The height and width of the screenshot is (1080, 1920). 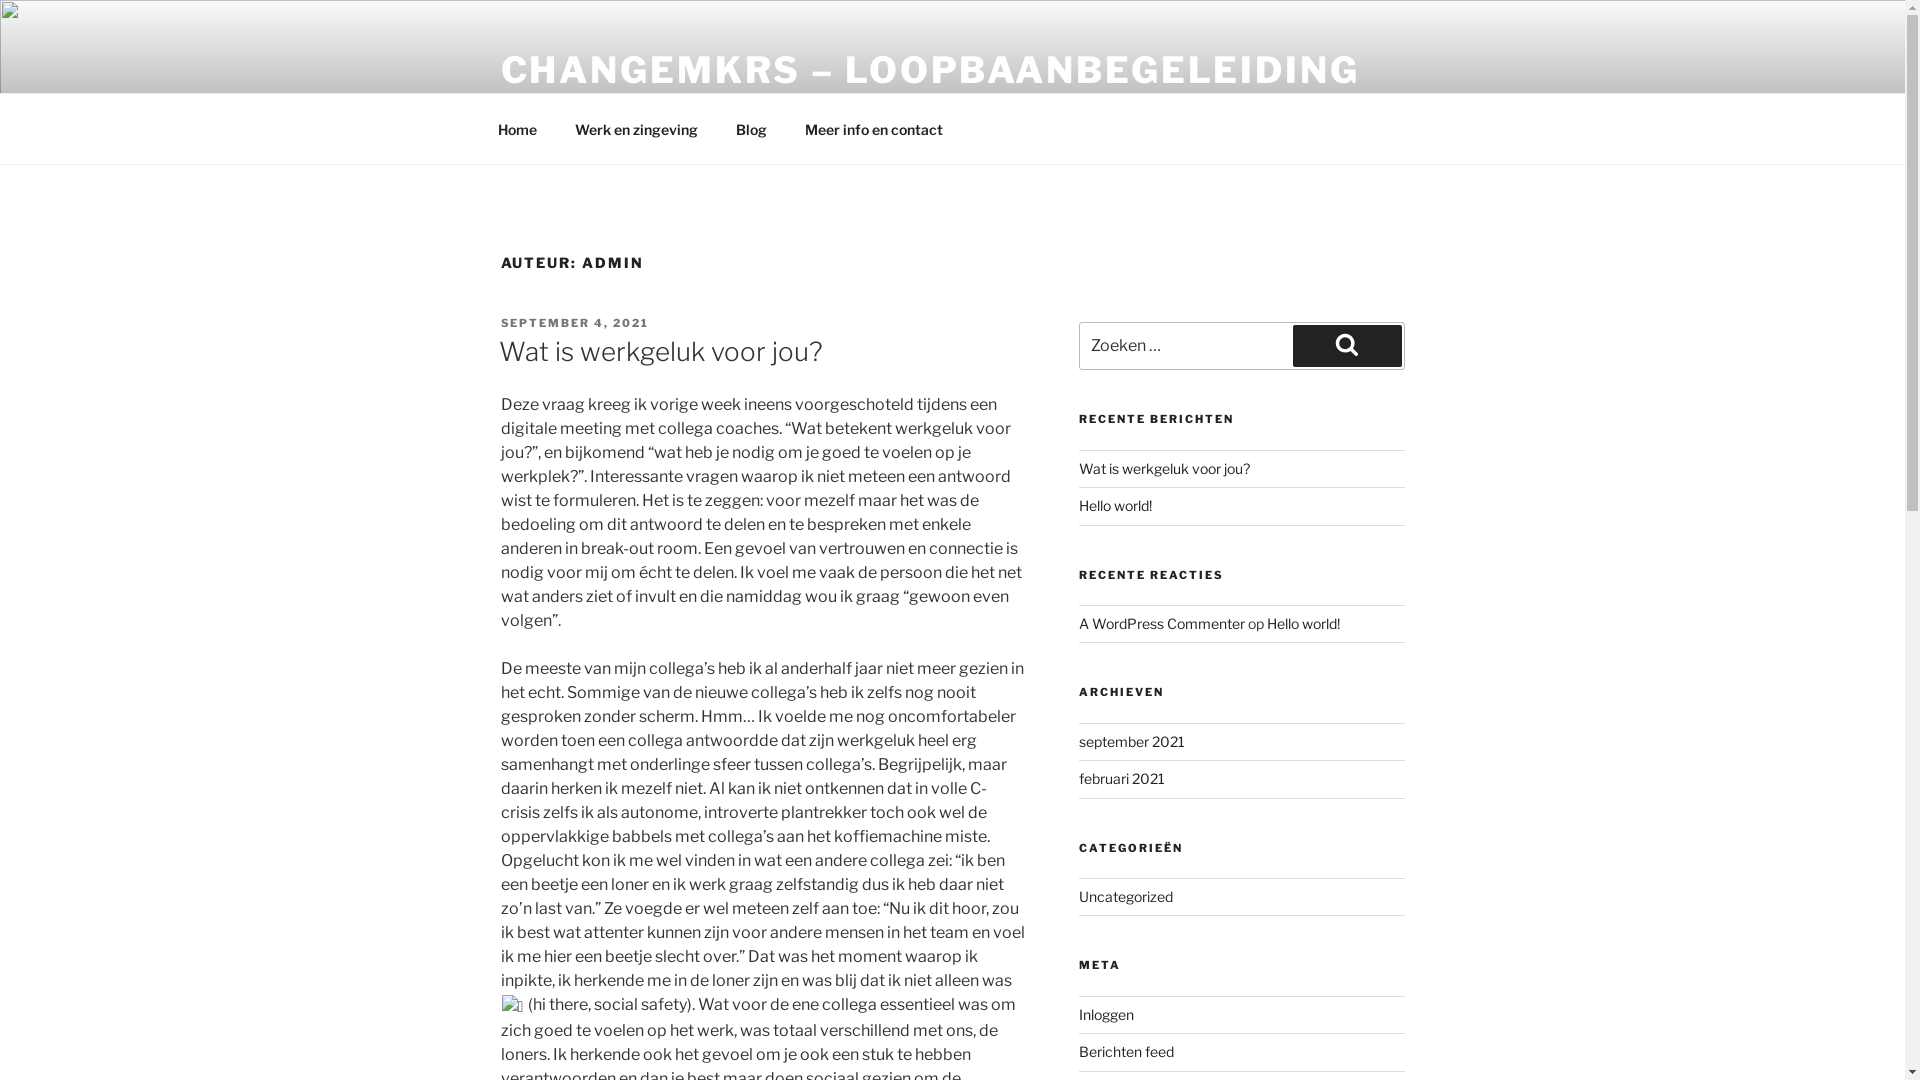 I want to click on 'Meer info en contact', so click(x=874, y=128).